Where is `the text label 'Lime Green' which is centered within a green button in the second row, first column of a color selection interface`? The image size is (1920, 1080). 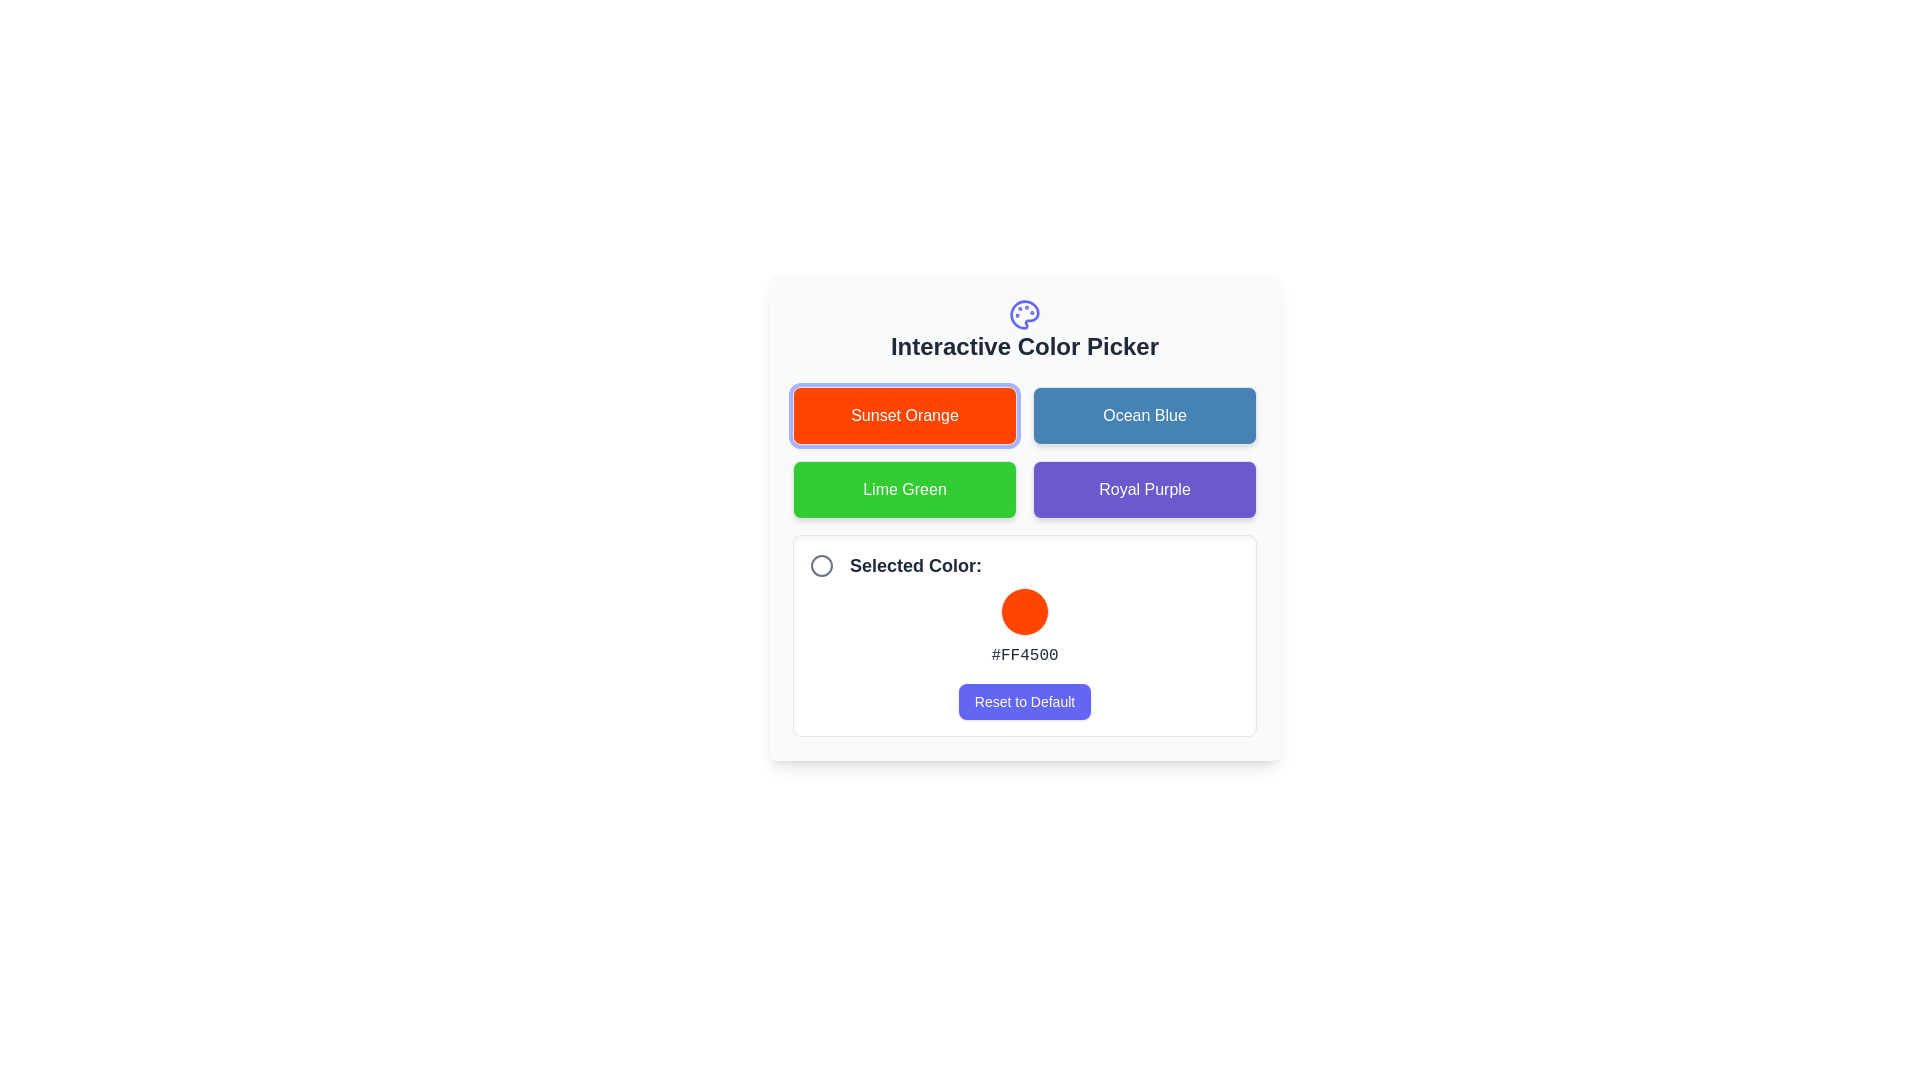
the text label 'Lime Green' which is centered within a green button in the second row, first column of a color selection interface is located at coordinates (904, 489).